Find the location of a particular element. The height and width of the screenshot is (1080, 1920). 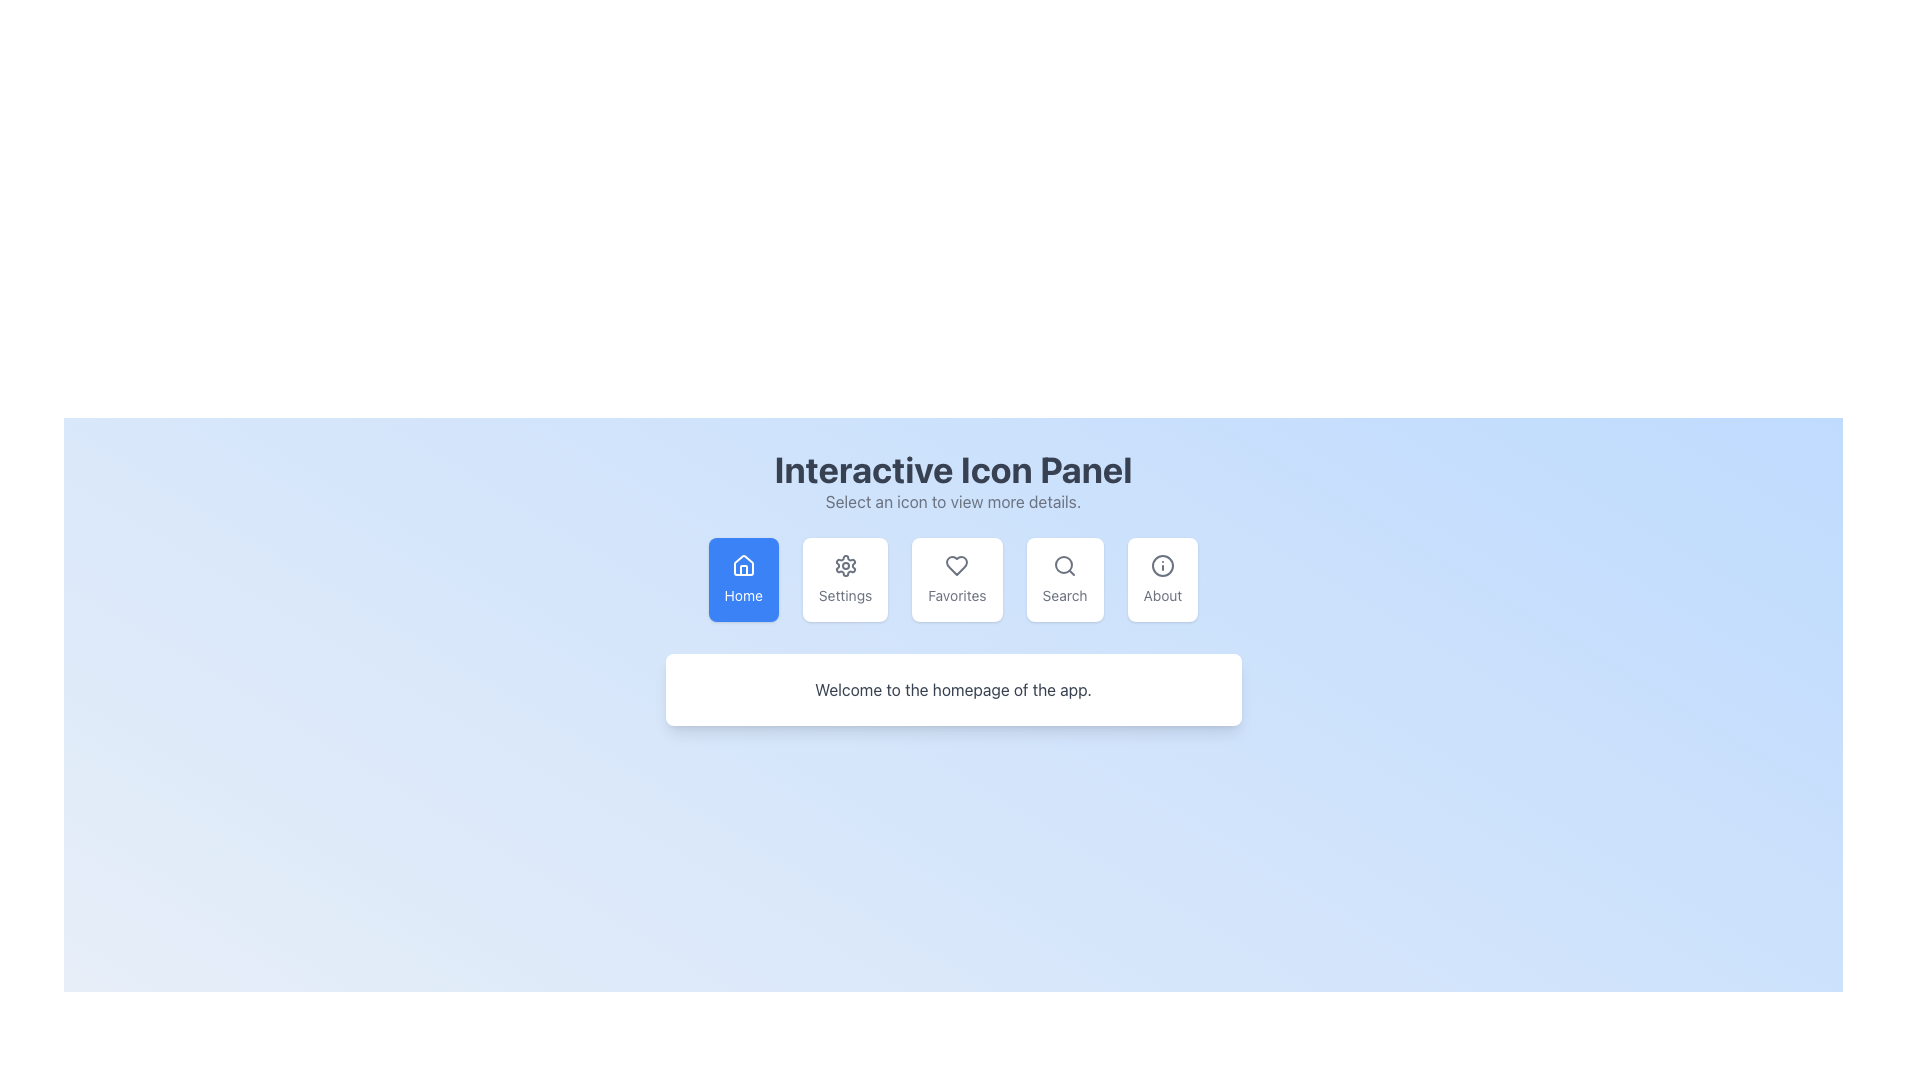

the information icon in the 'About' button, which is a circular SVG graphic with a centrally aligned 'i' symbol, located at the far-right side of the navigational buttons is located at coordinates (1162, 566).